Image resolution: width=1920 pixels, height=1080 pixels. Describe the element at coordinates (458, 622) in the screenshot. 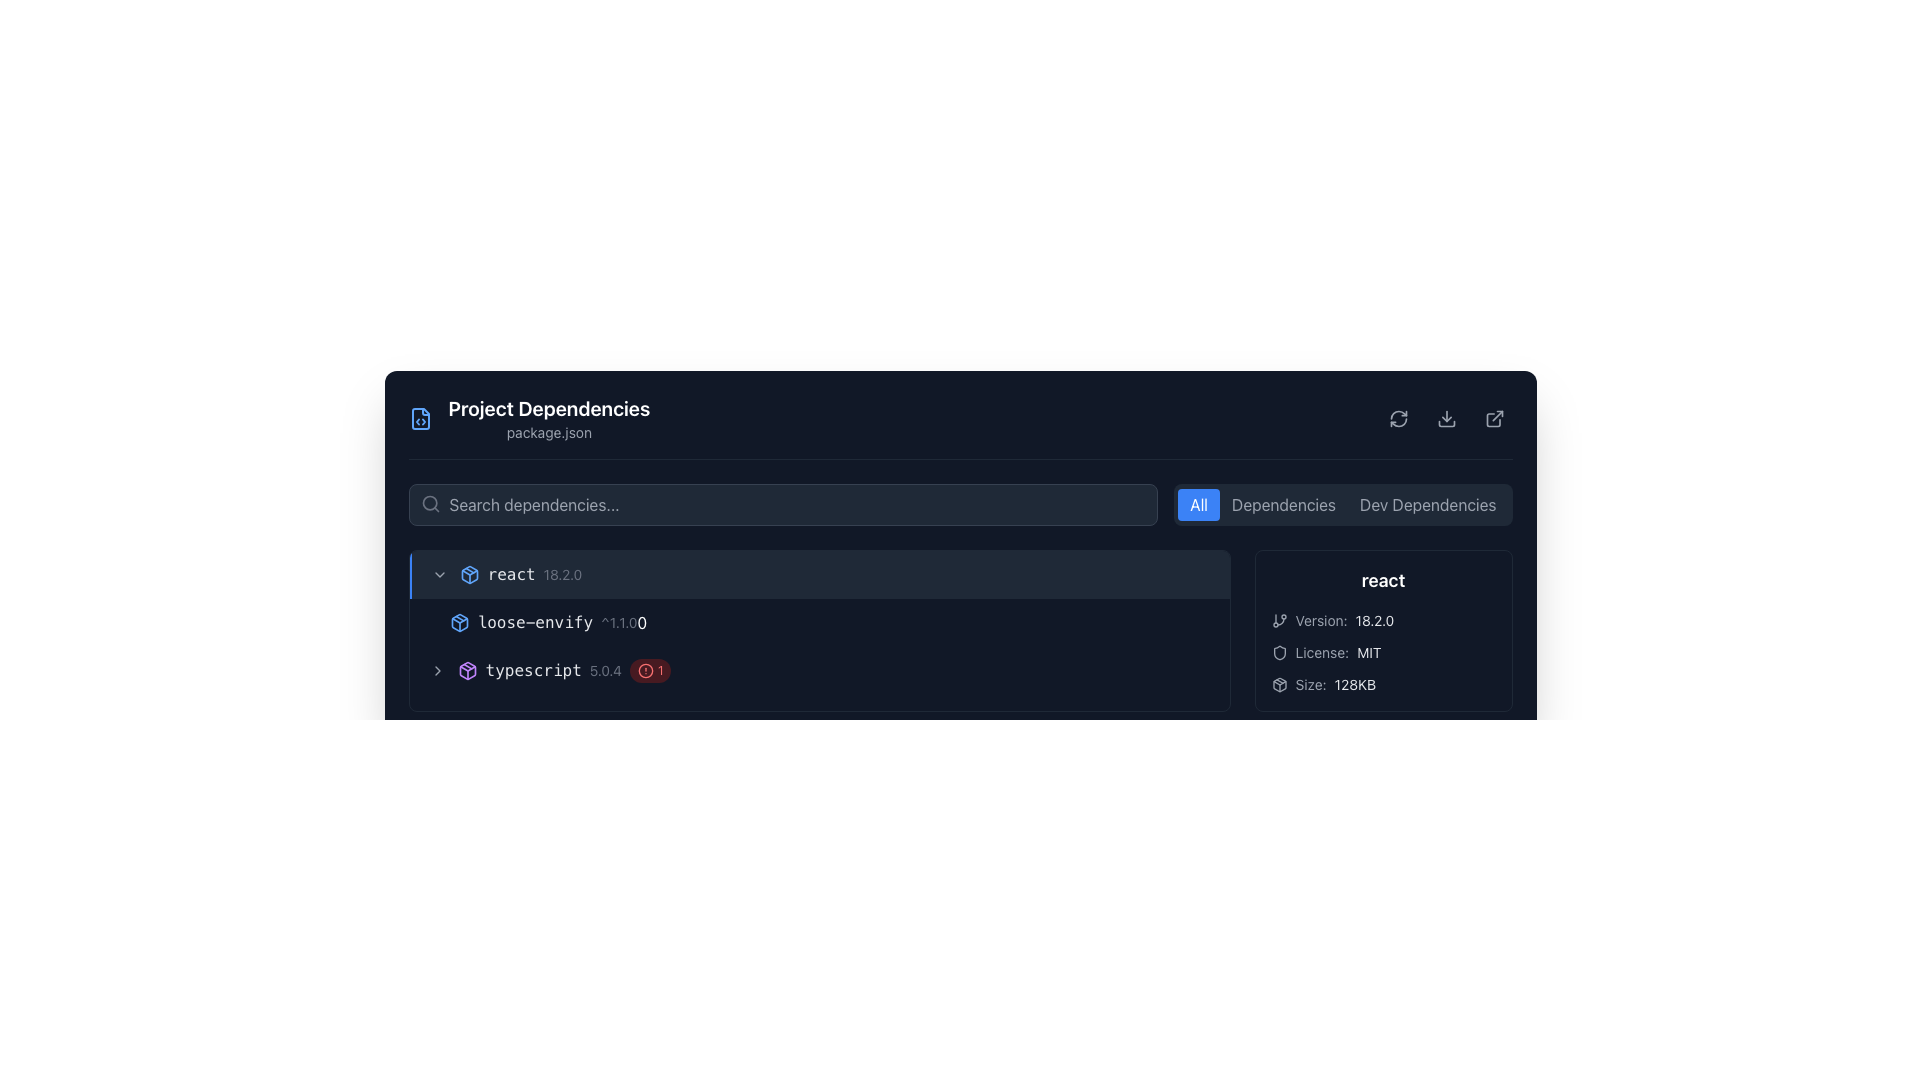

I see `the visual indicator icon for the 'loose-envify' dependency, which represents its type or status in the dependency list` at that location.